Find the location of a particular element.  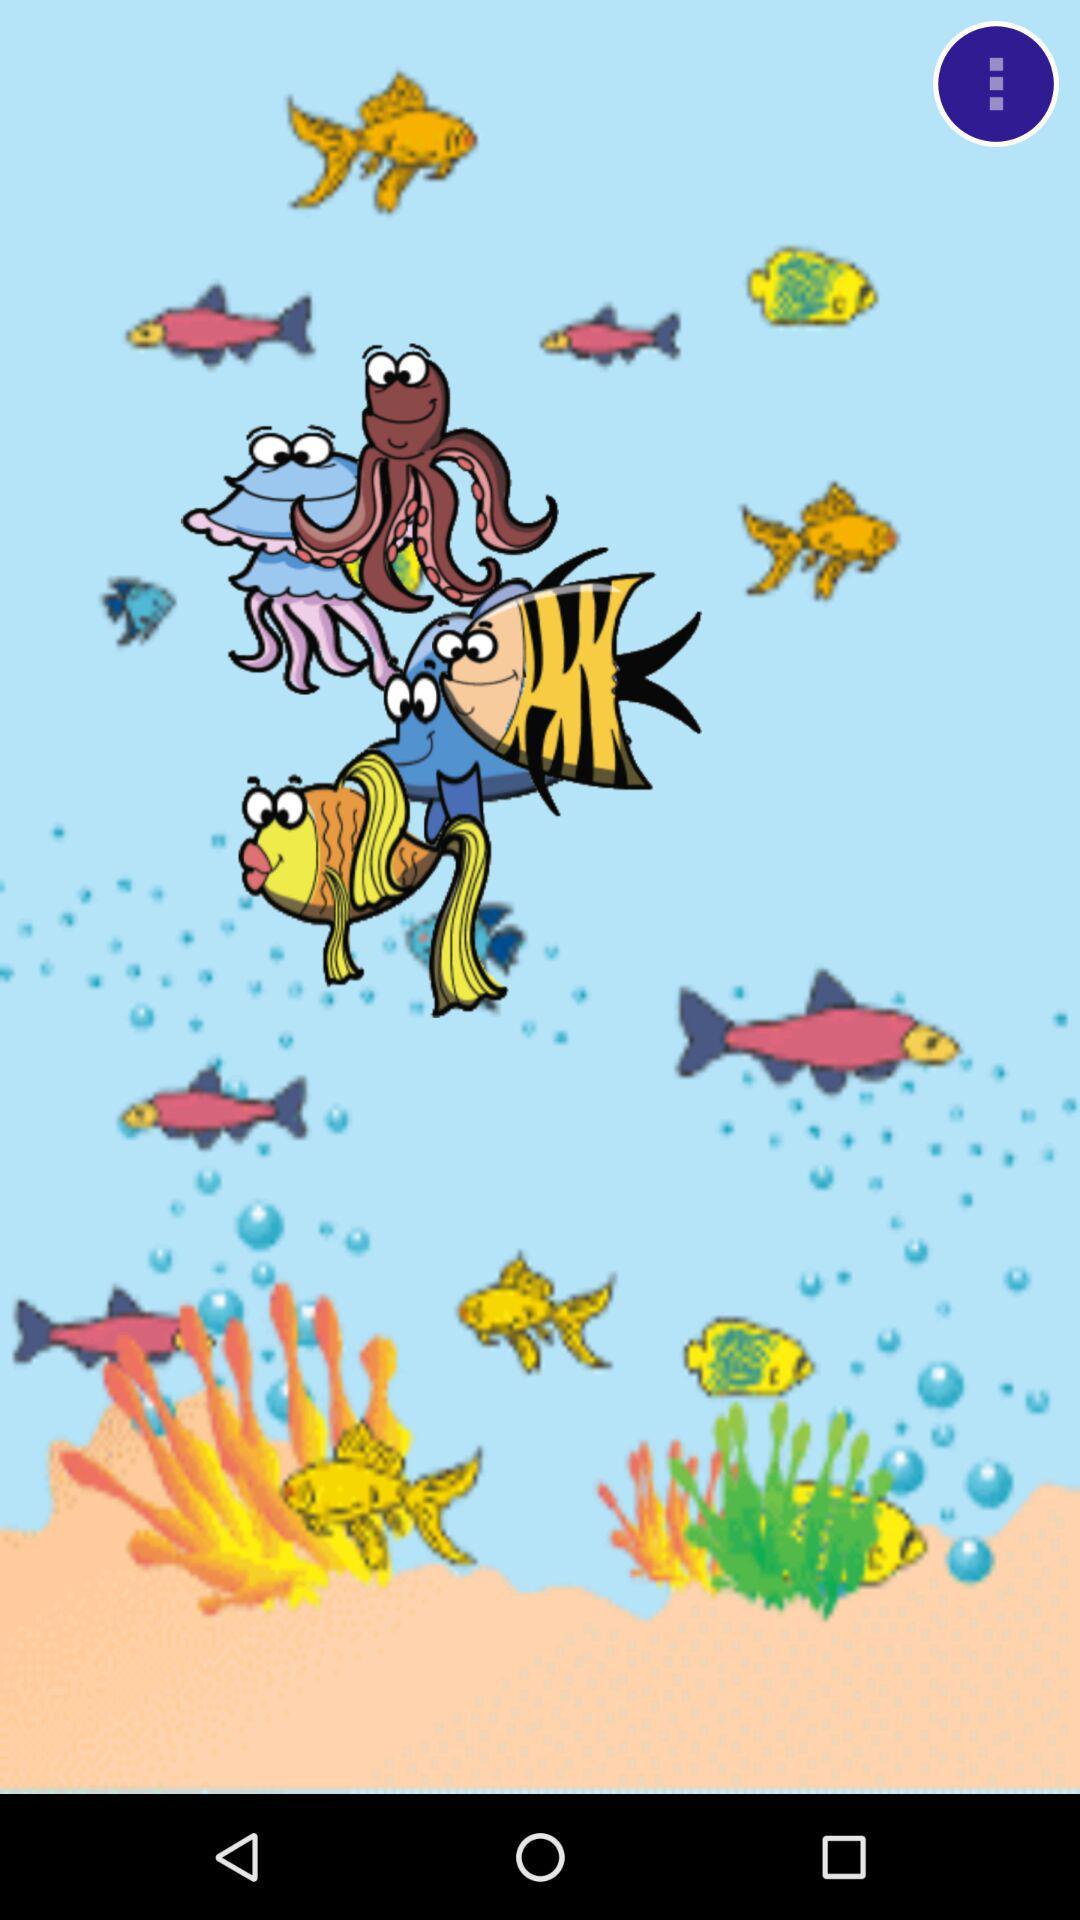

the more icon is located at coordinates (995, 88).